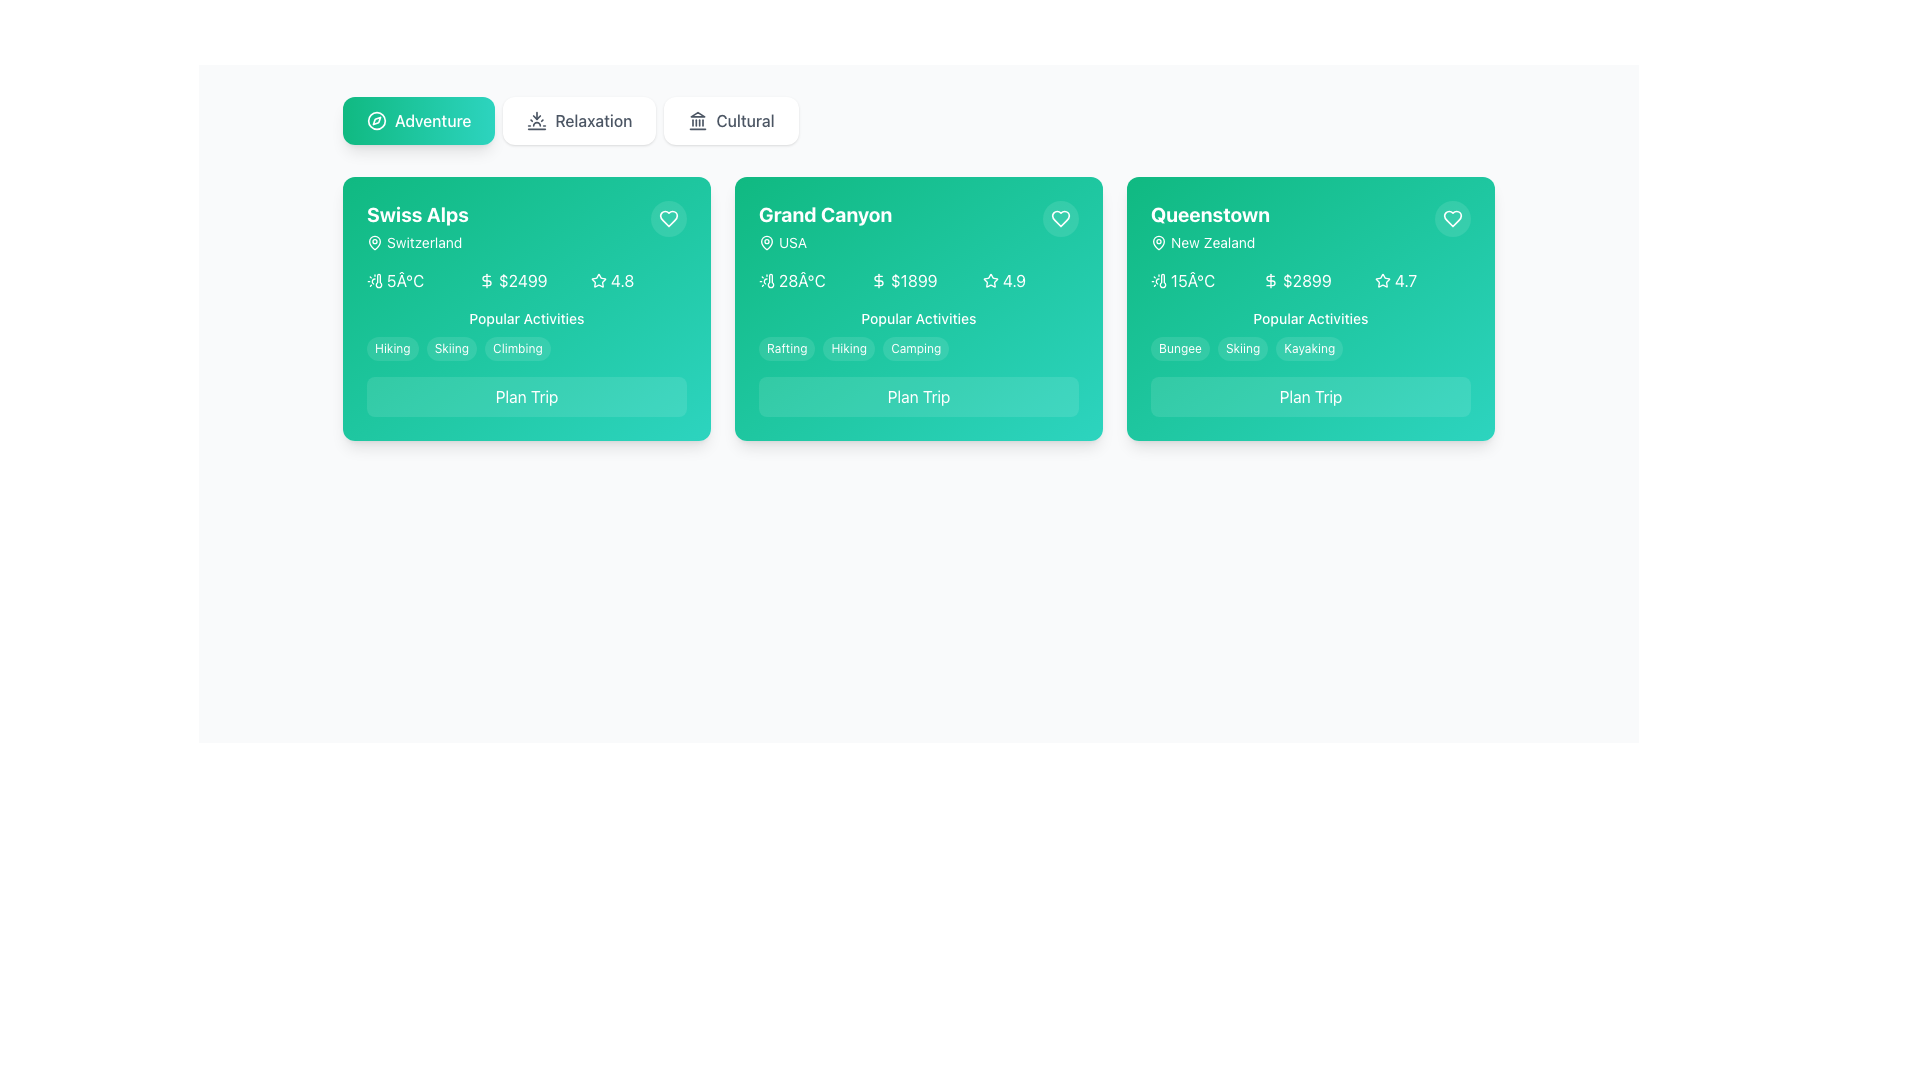  What do you see at coordinates (450, 347) in the screenshot?
I see `the 'Skiing' tag in the 'Popular Activities' section of the 'Swiss Alps' card` at bounding box center [450, 347].